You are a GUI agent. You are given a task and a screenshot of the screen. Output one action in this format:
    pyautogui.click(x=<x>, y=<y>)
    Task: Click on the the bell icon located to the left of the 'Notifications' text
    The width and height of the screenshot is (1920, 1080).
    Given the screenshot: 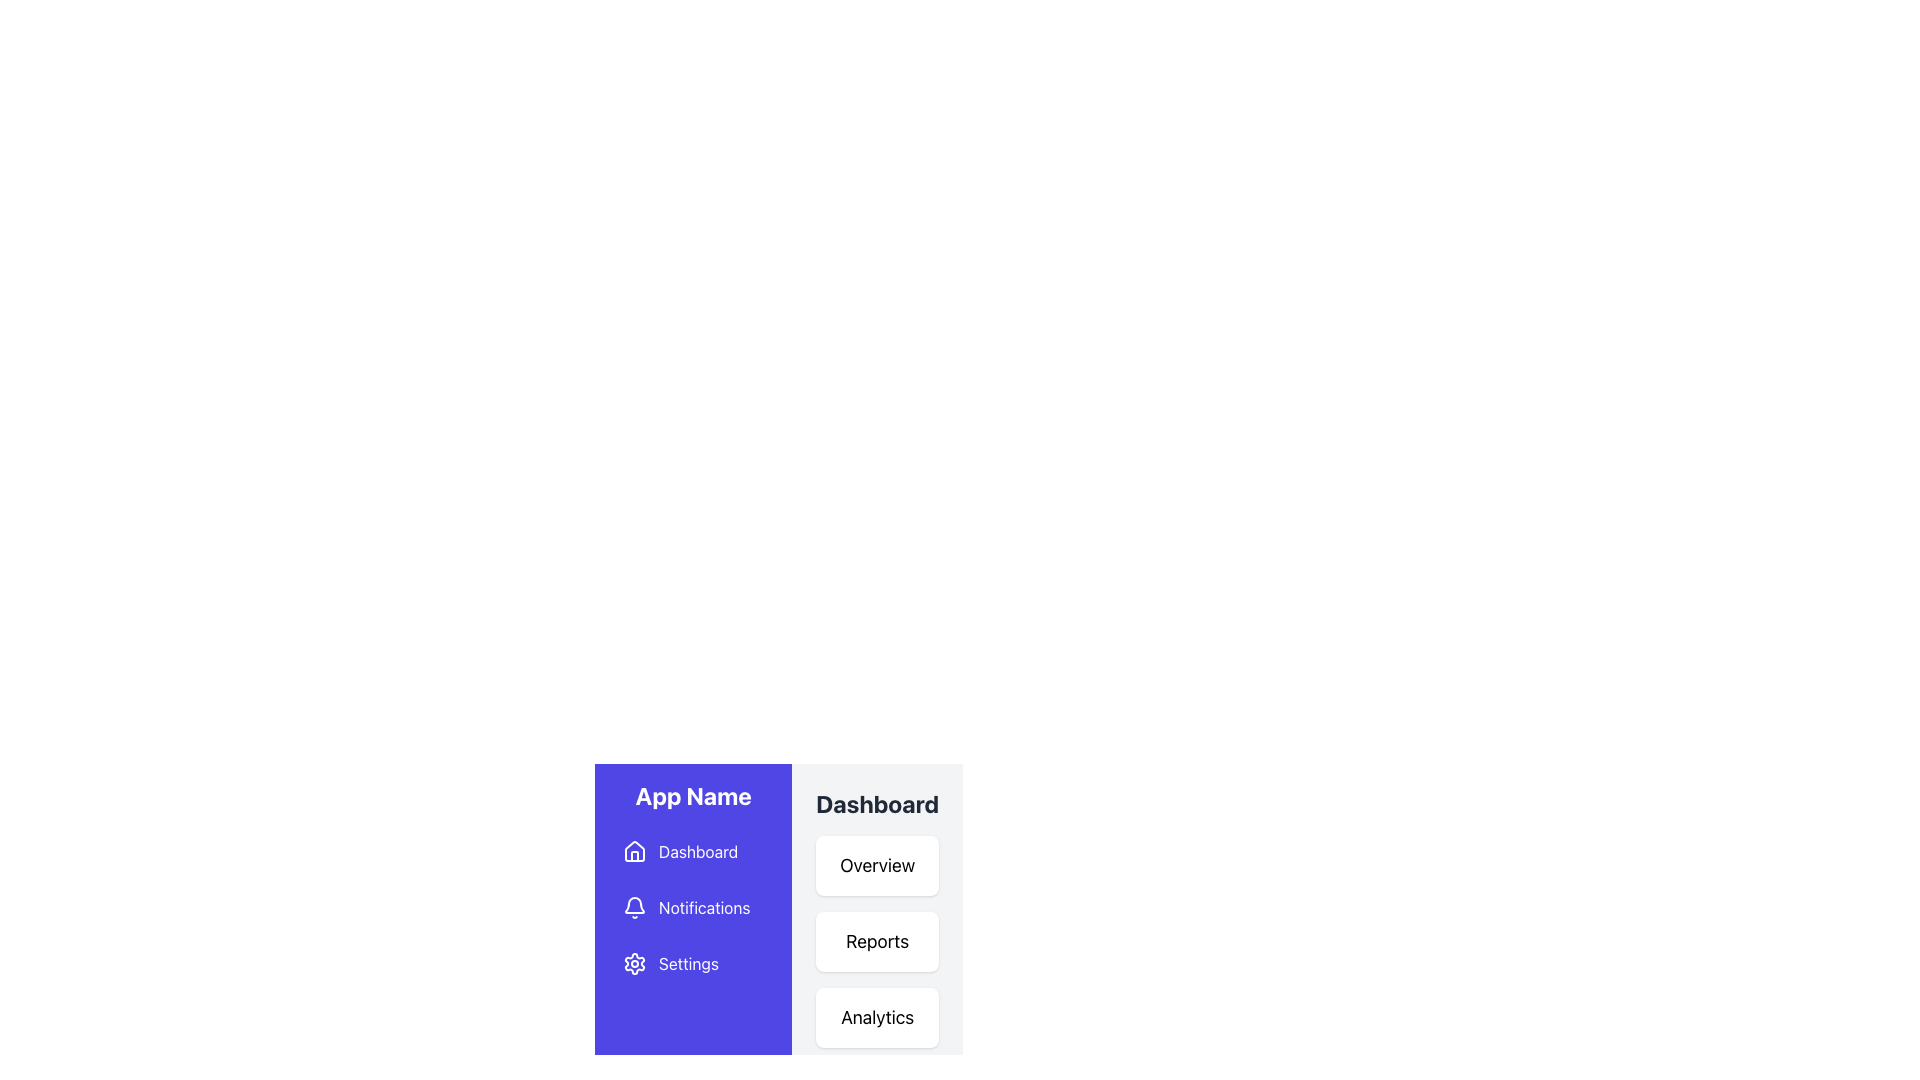 What is the action you would take?
    pyautogui.click(x=633, y=907)
    